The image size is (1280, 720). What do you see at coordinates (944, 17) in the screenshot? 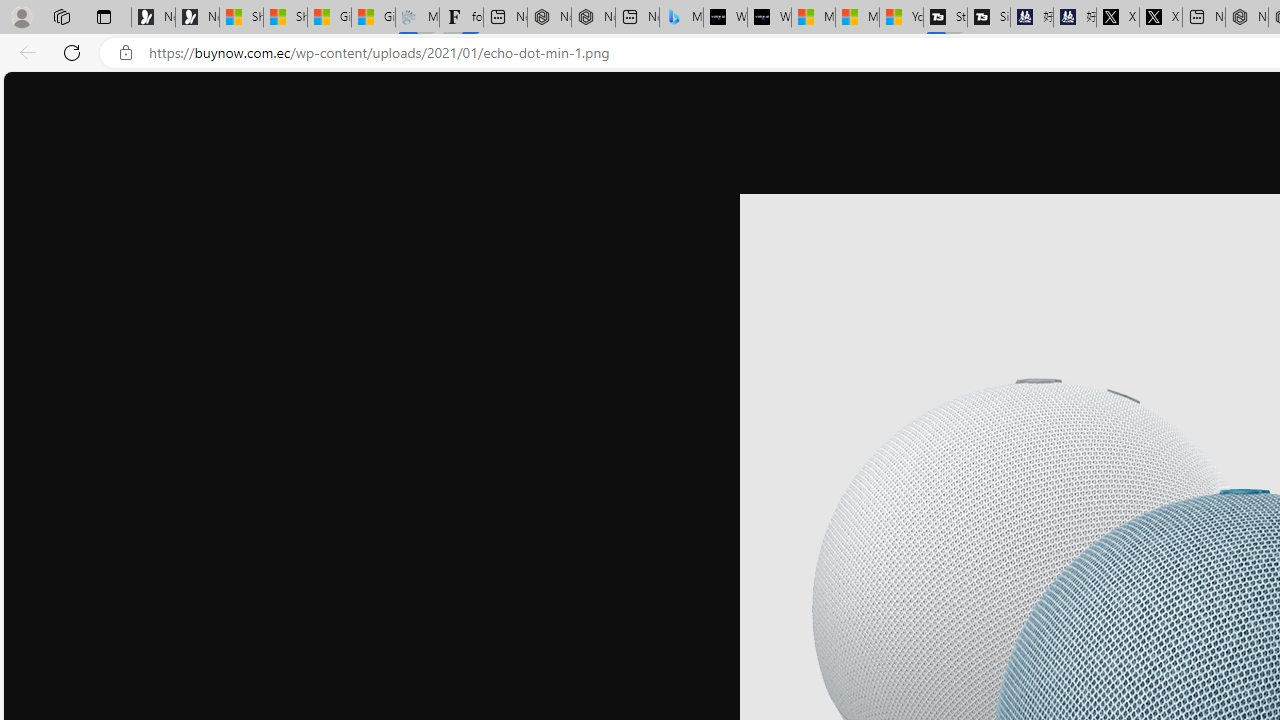
I see `'Streaming Coverage | T3'` at bounding box center [944, 17].